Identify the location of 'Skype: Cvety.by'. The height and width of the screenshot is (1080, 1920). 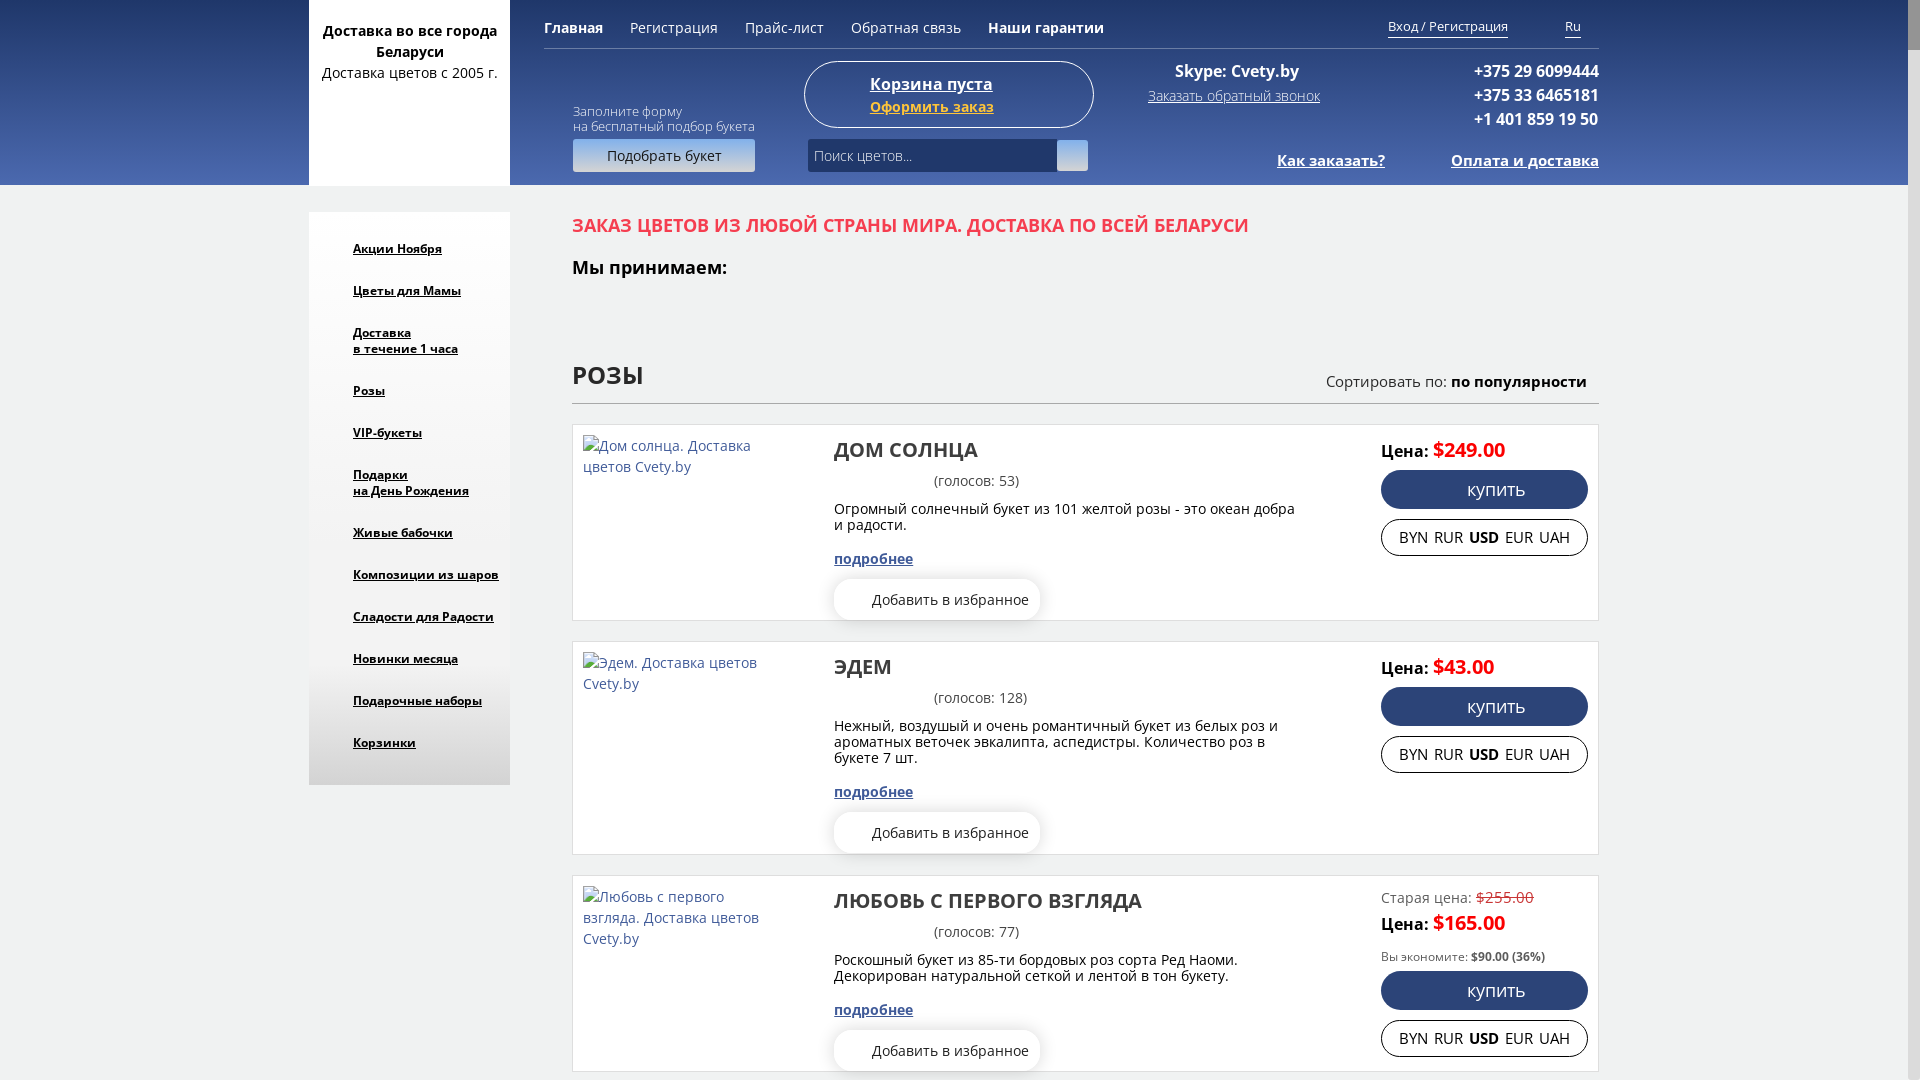
(1236, 69).